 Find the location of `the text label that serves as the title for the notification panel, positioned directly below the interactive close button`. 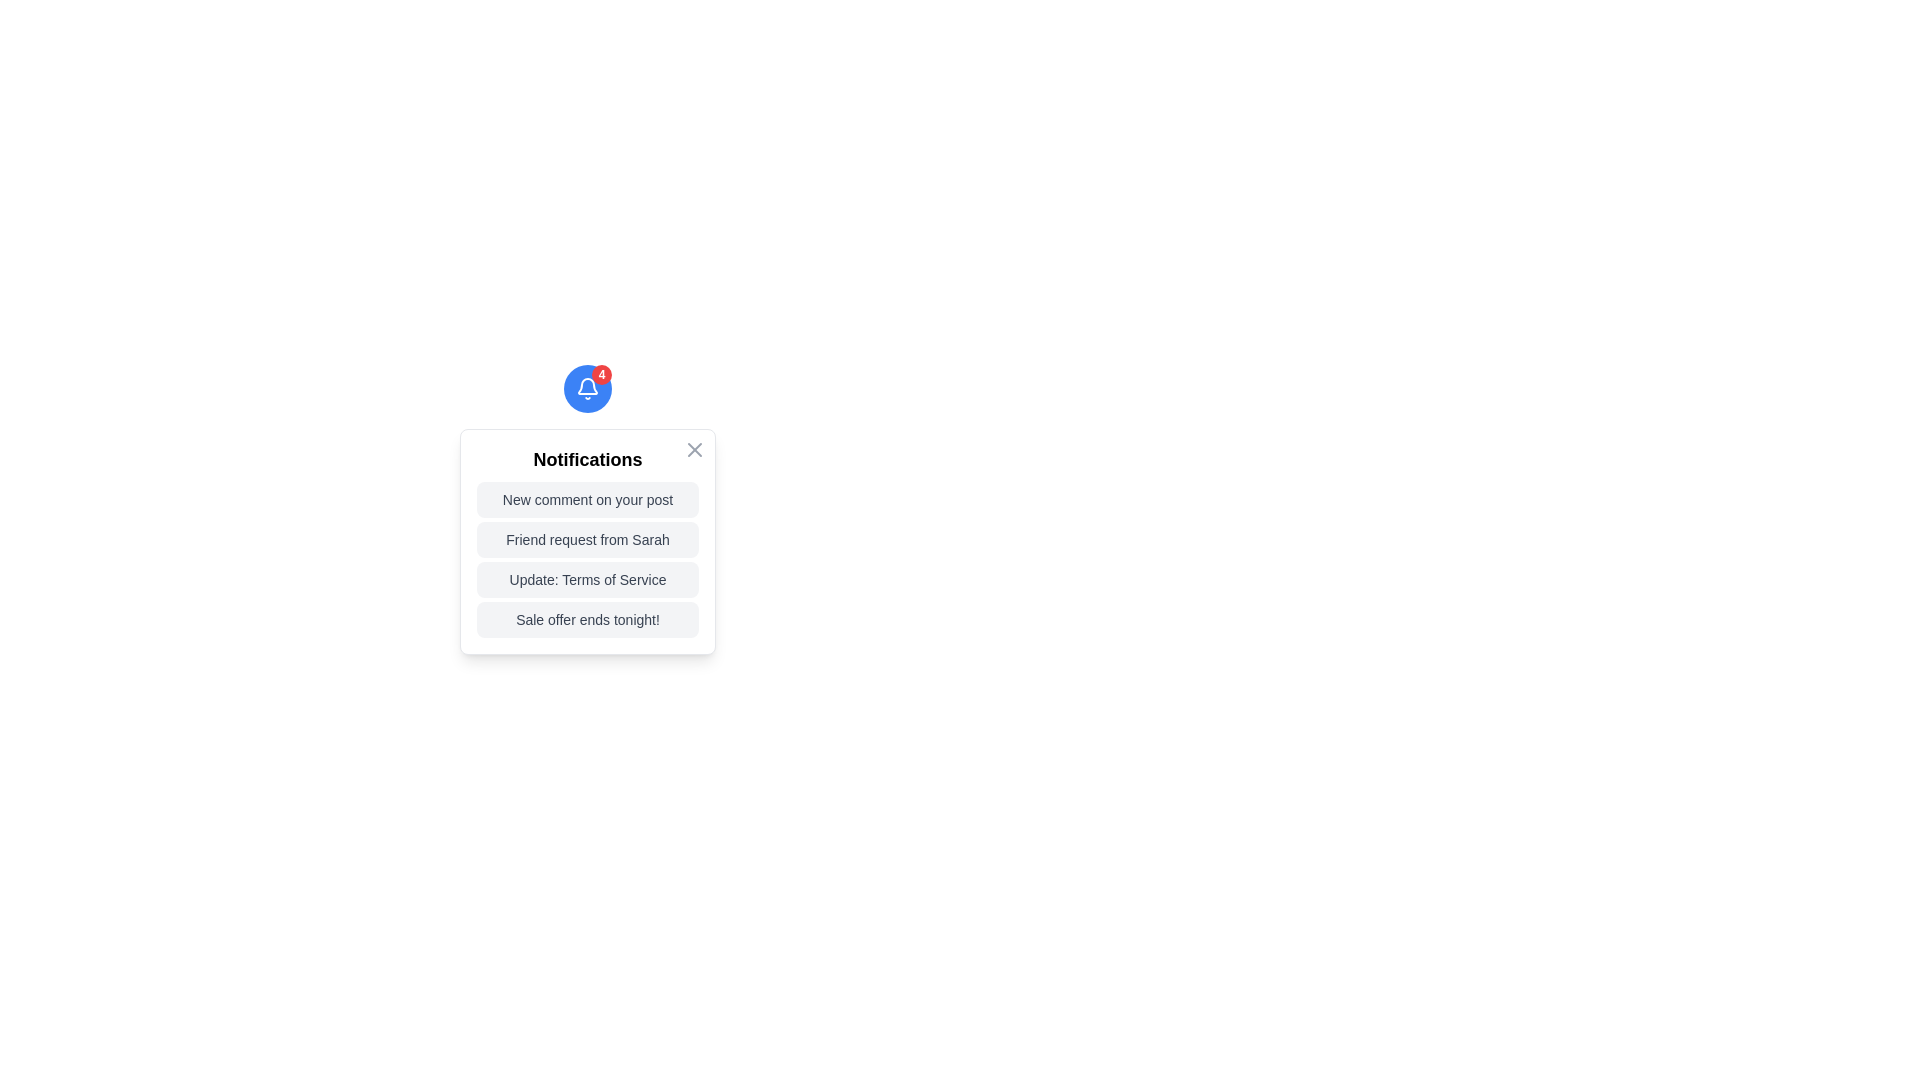

the text label that serves as the title for the notification panel, positioned directly below the interactive close button is located at coordinates (587, 459).